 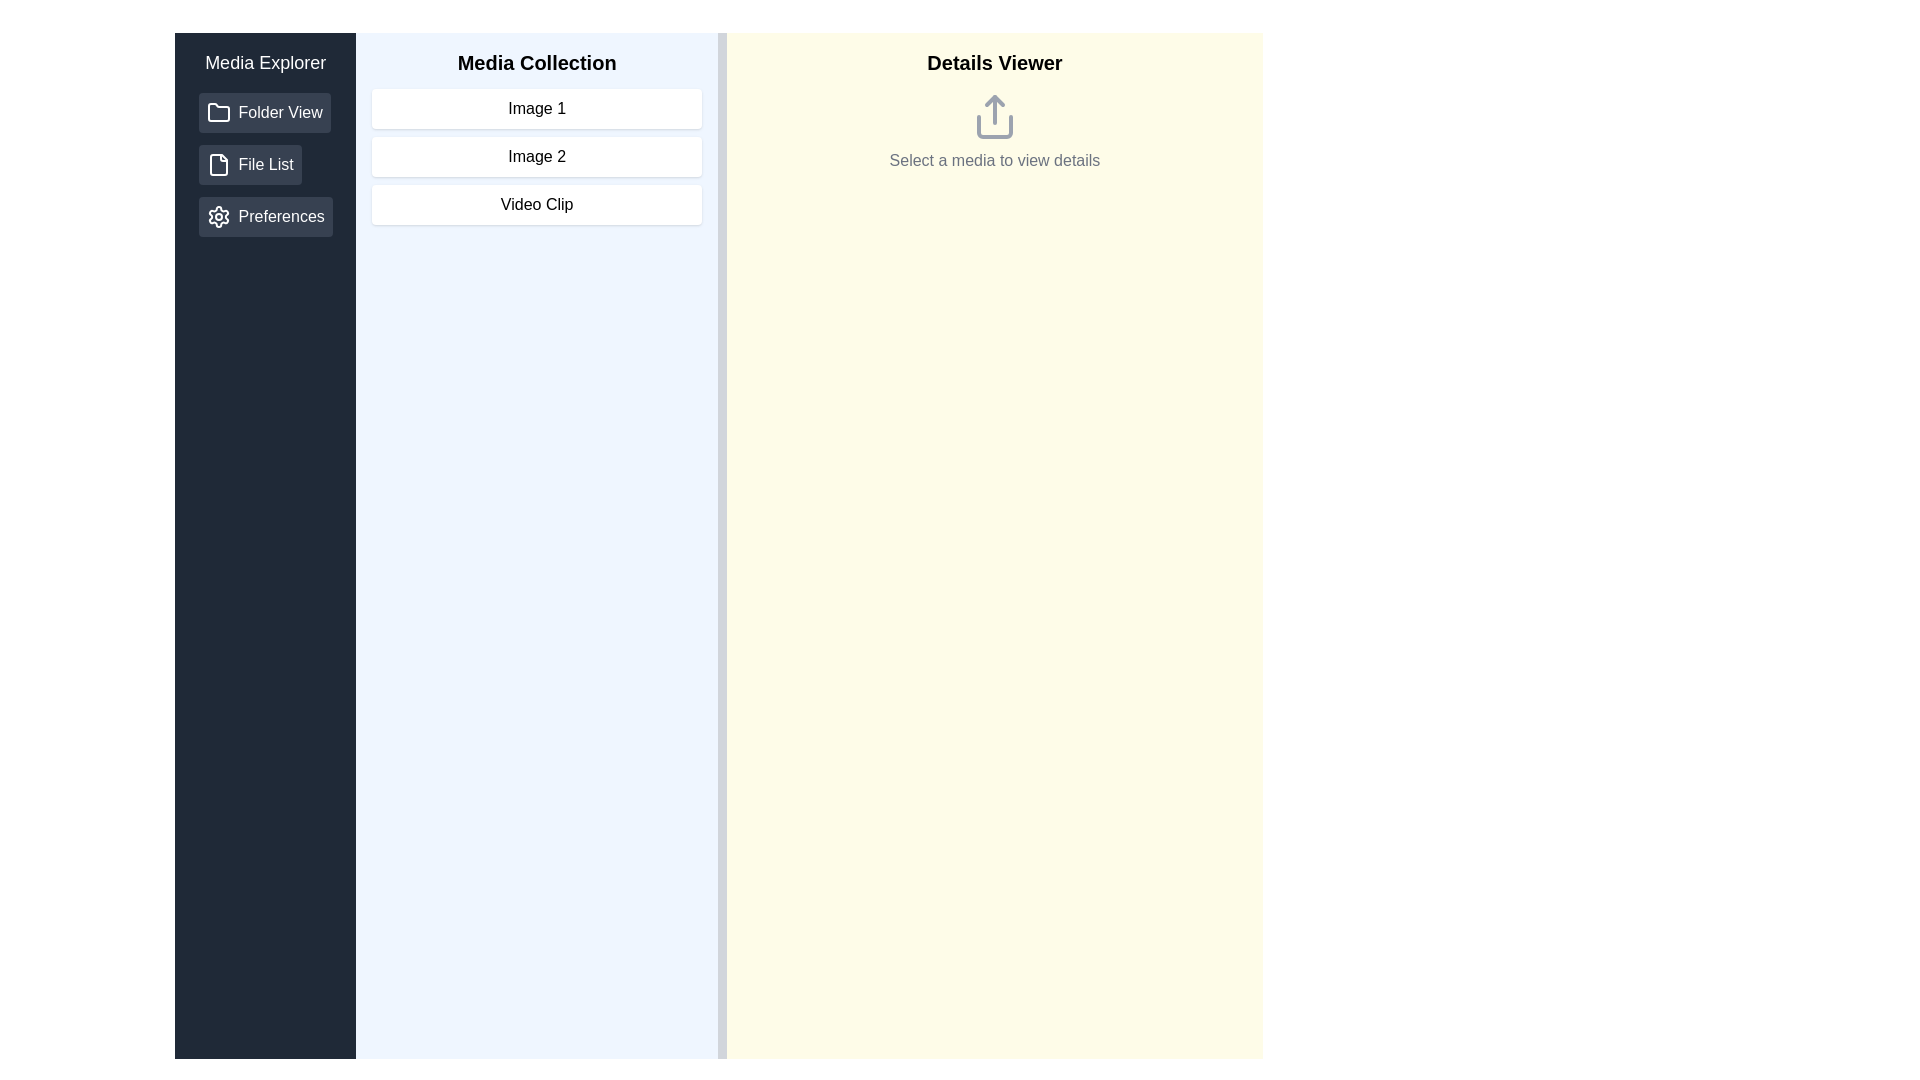 What do you see at coordinates (218, 216) in the screenshot?
I see `the gear-shaped icon representing the settings or preferences button, located in the left side panel of the 'Media Explorer' navigation menu` at bounding box center [218, 216].